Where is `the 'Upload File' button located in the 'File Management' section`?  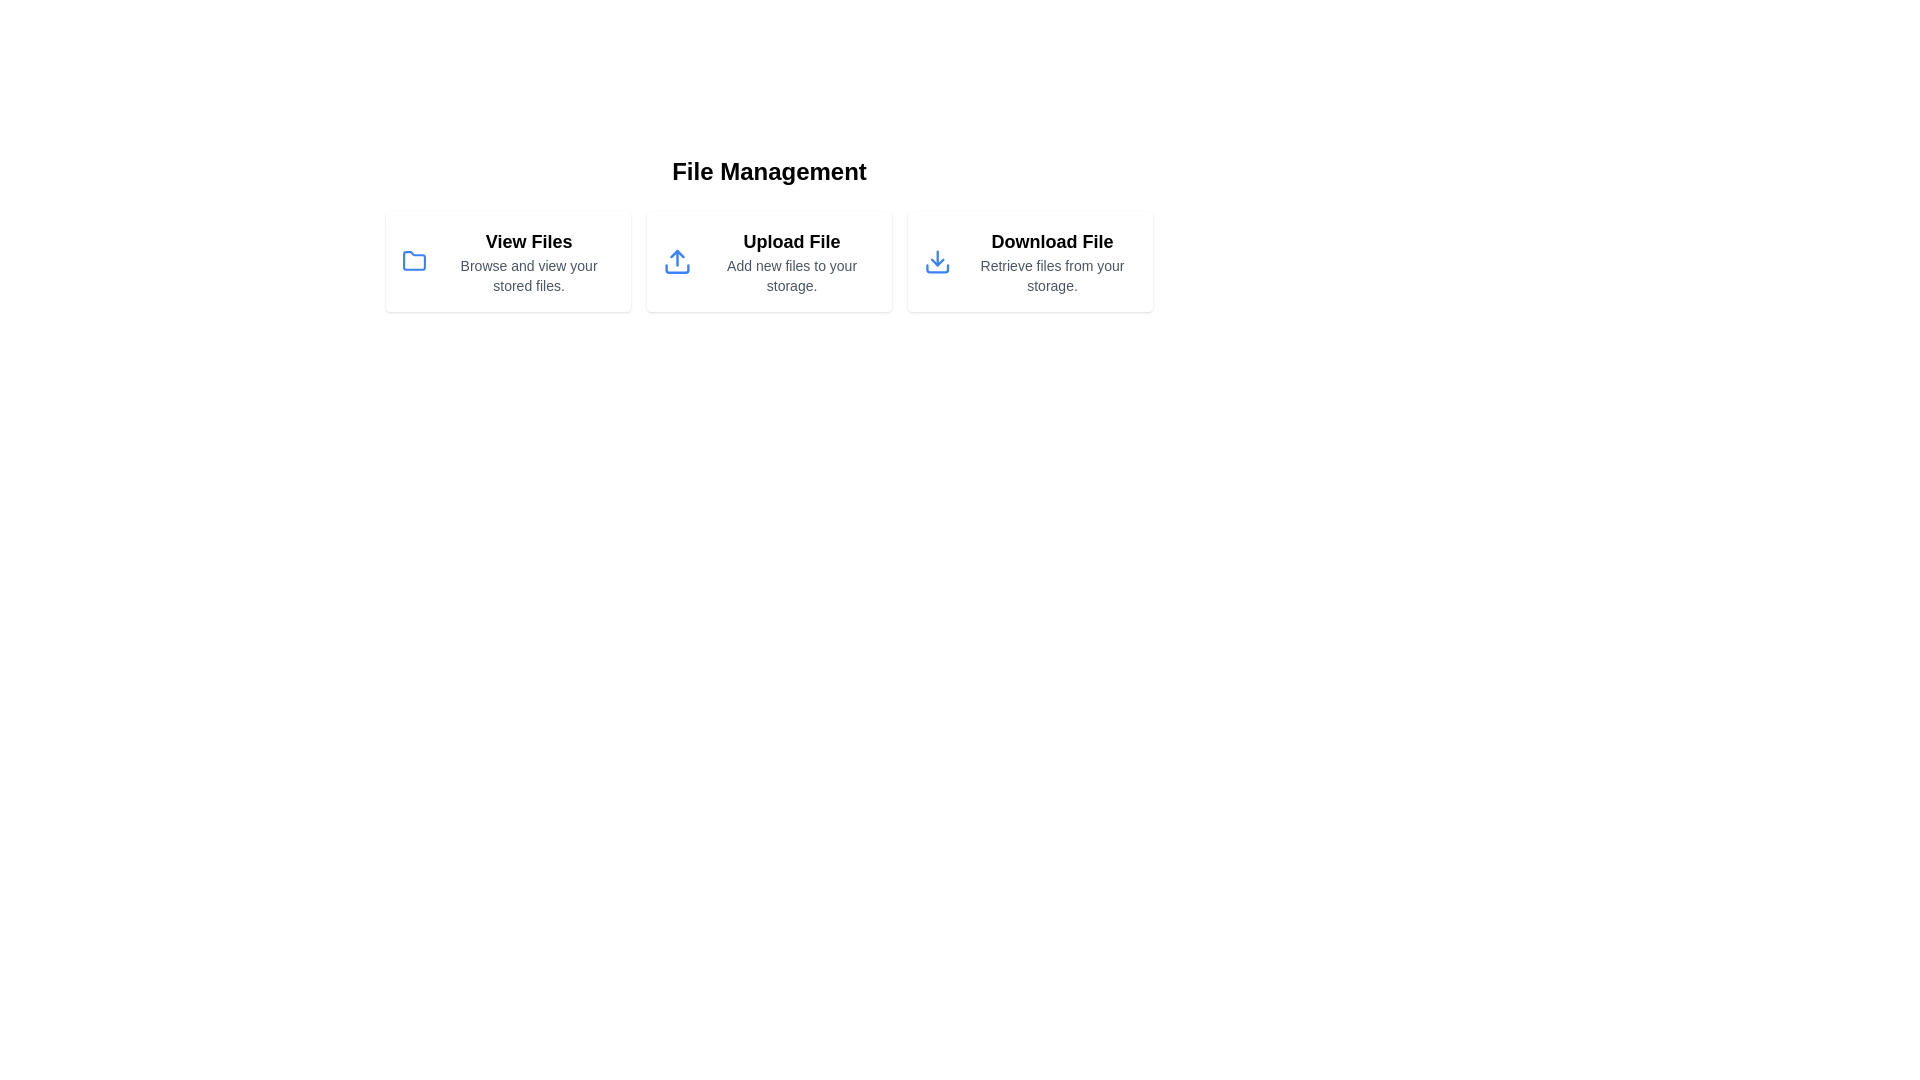 the 'Upload File' button located in the 'File Management' section is located at coordinates (768, 261).